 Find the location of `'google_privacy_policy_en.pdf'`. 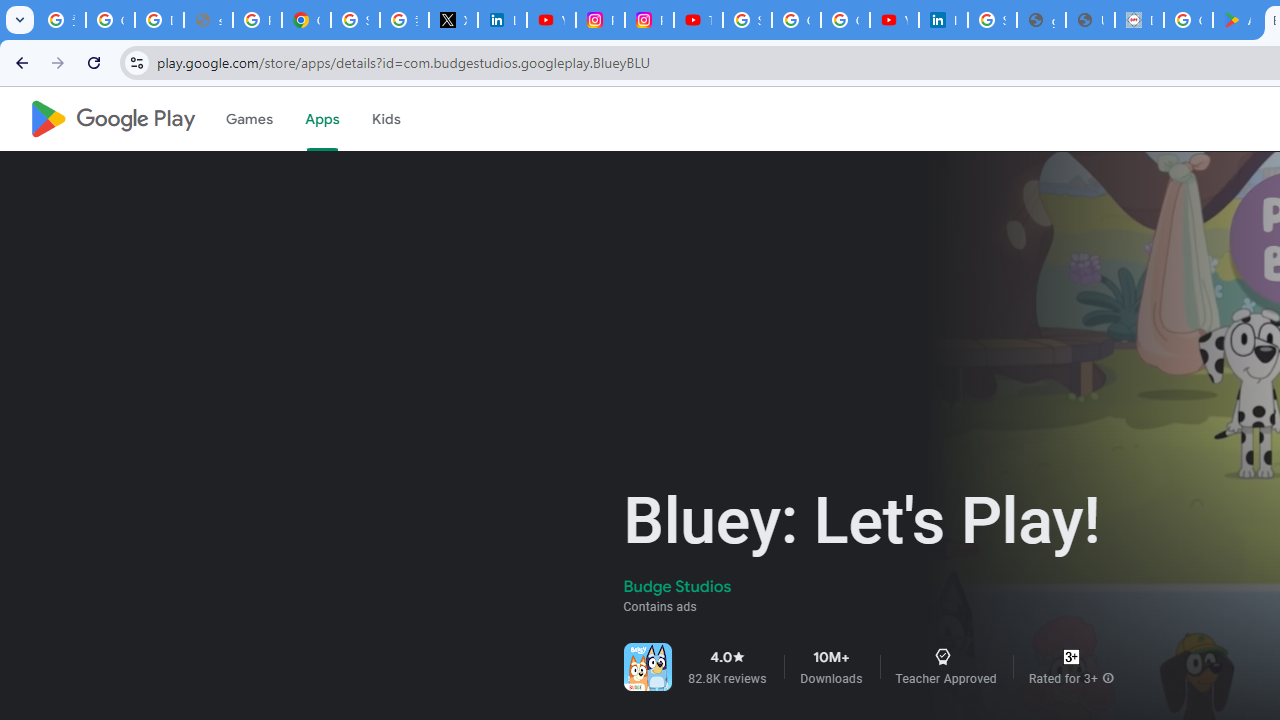

'google_privacy_policy_en.pdf' is located at coordinates (1040, 20).